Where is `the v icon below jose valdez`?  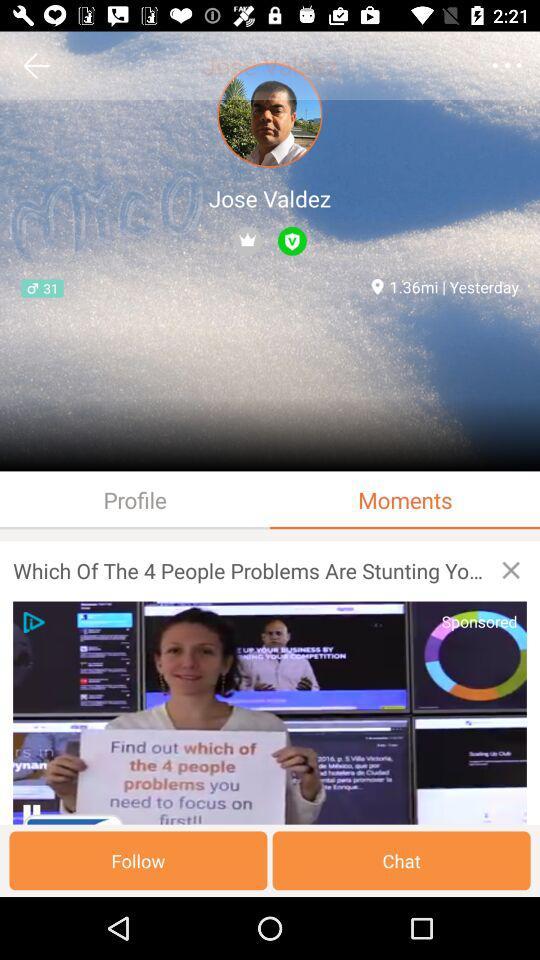
the v icon below jose valdez is located at coordinates (291, 240).